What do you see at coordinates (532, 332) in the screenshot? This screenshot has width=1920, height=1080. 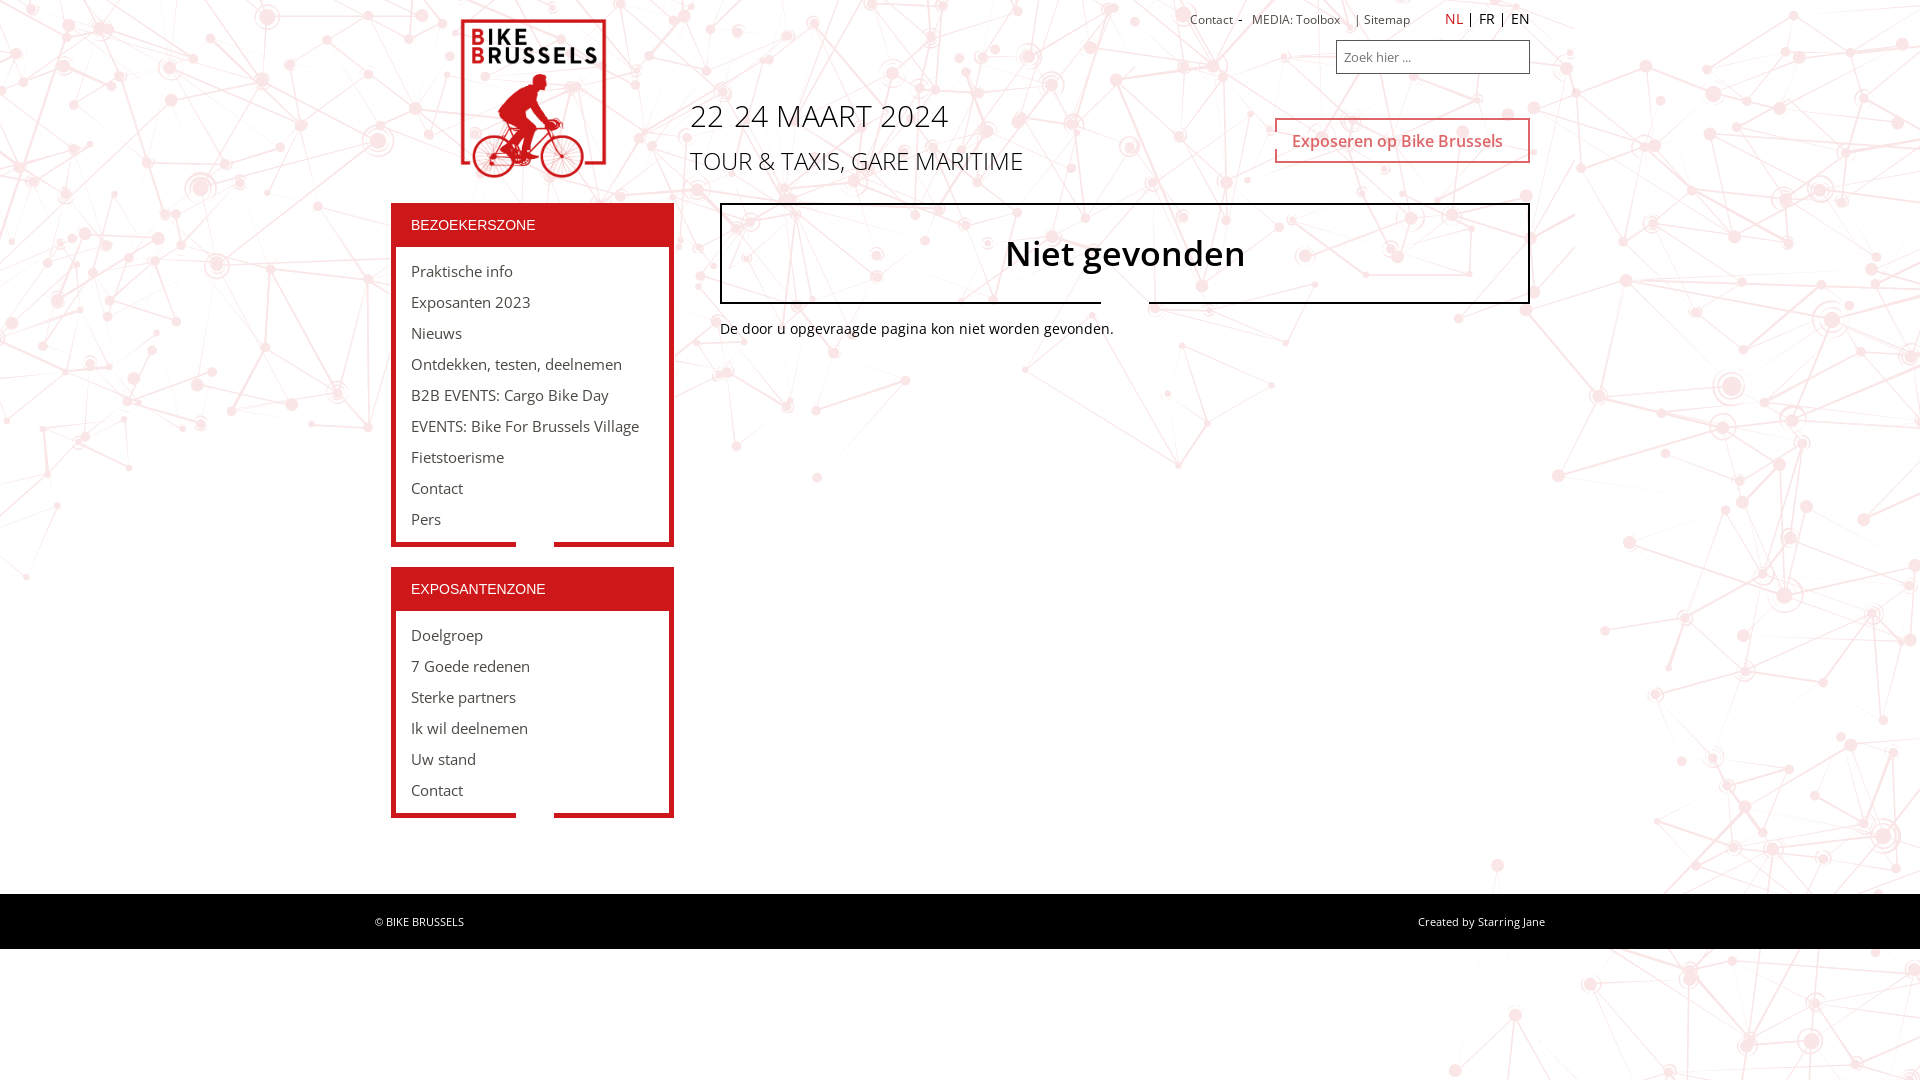 I see `'Nieuws'` at bounding box center [532, 332].